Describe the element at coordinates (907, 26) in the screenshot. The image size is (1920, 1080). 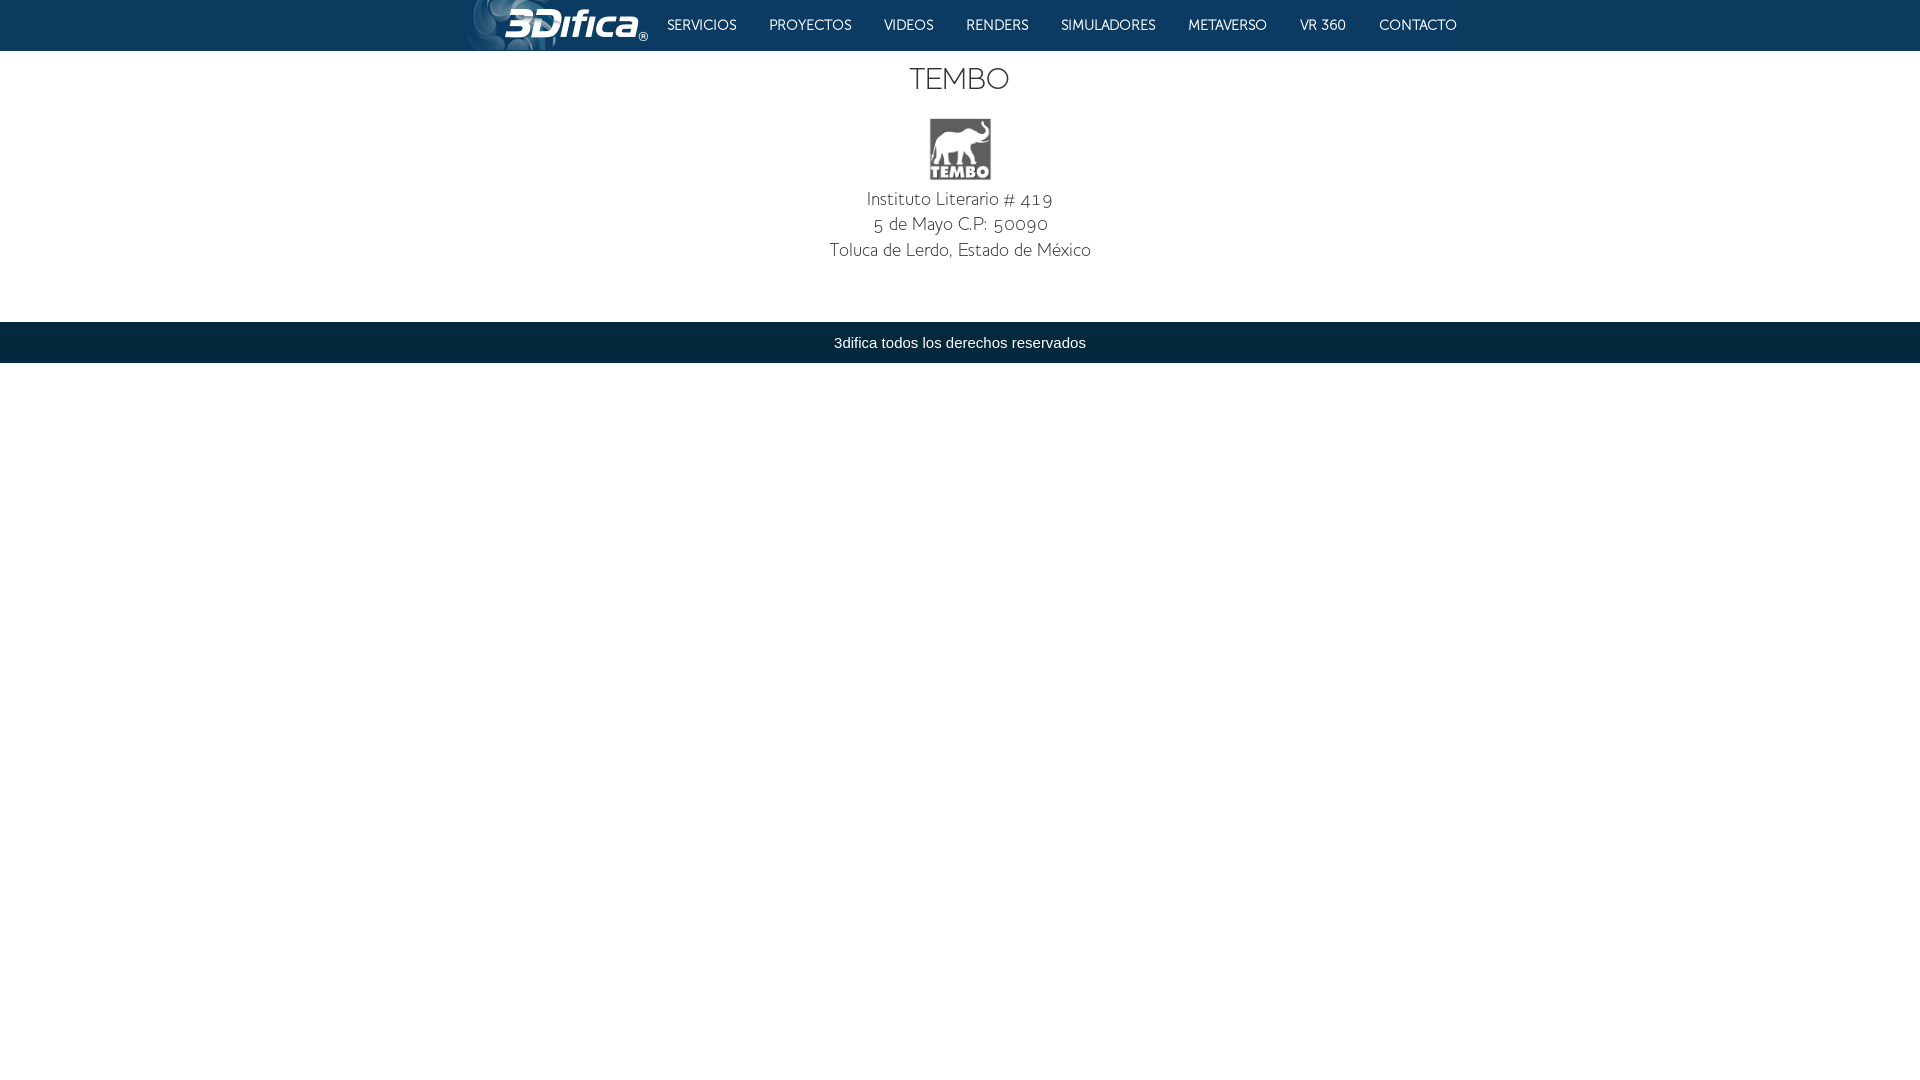
I see `'VIDEOS'` at that location.